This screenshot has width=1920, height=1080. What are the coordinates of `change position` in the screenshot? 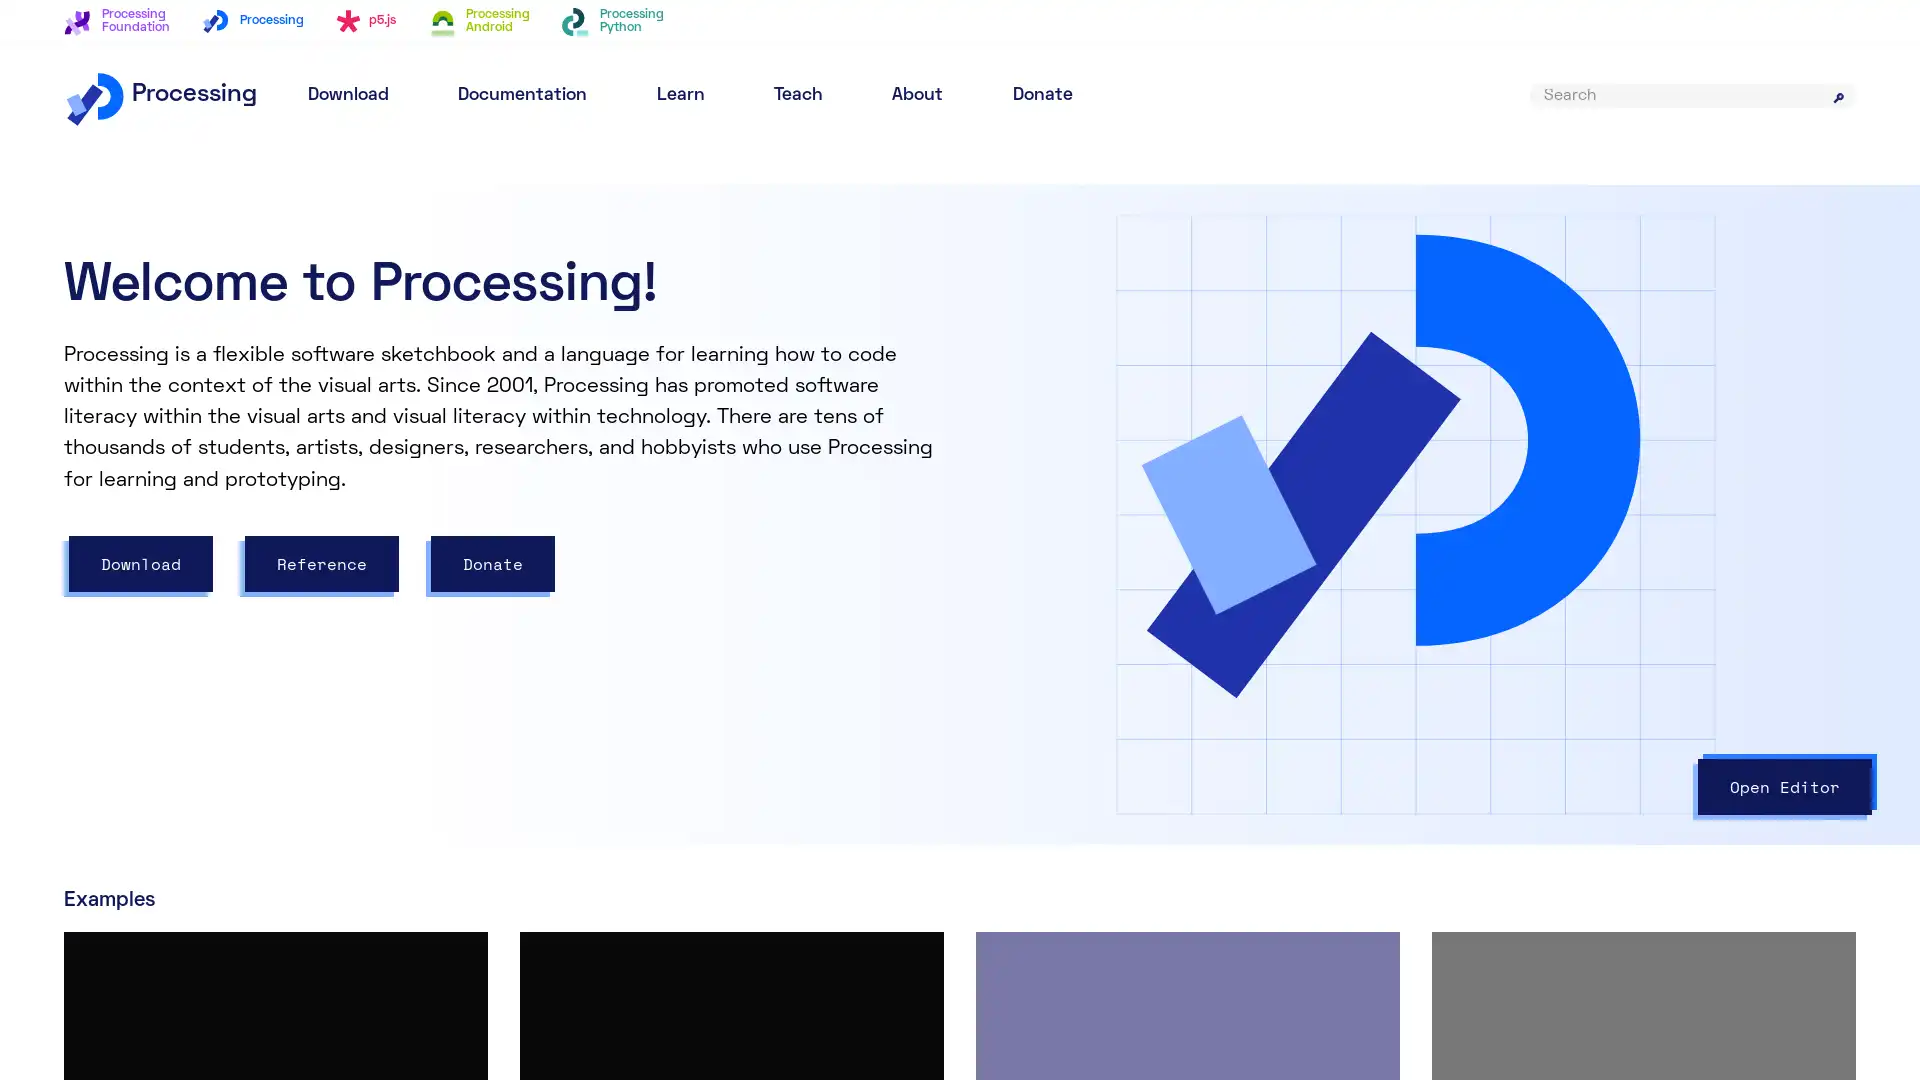 It's located at (1139, 663).